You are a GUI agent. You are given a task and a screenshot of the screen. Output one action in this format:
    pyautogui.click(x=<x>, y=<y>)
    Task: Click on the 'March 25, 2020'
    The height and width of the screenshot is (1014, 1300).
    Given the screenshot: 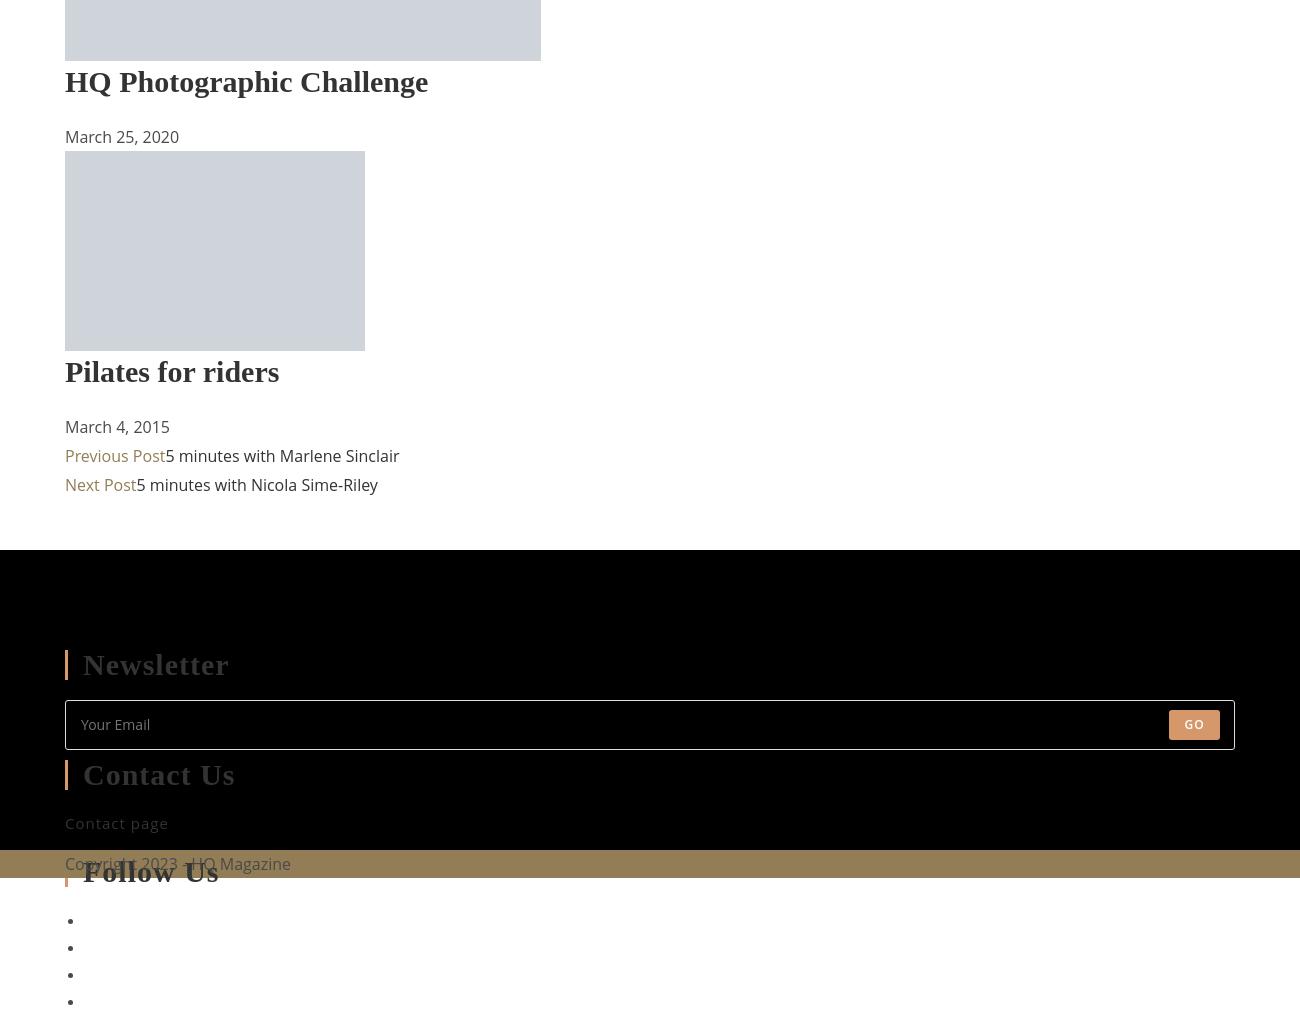 What is the action you would take?
    pyautogui.click(x=65, y=135)
    